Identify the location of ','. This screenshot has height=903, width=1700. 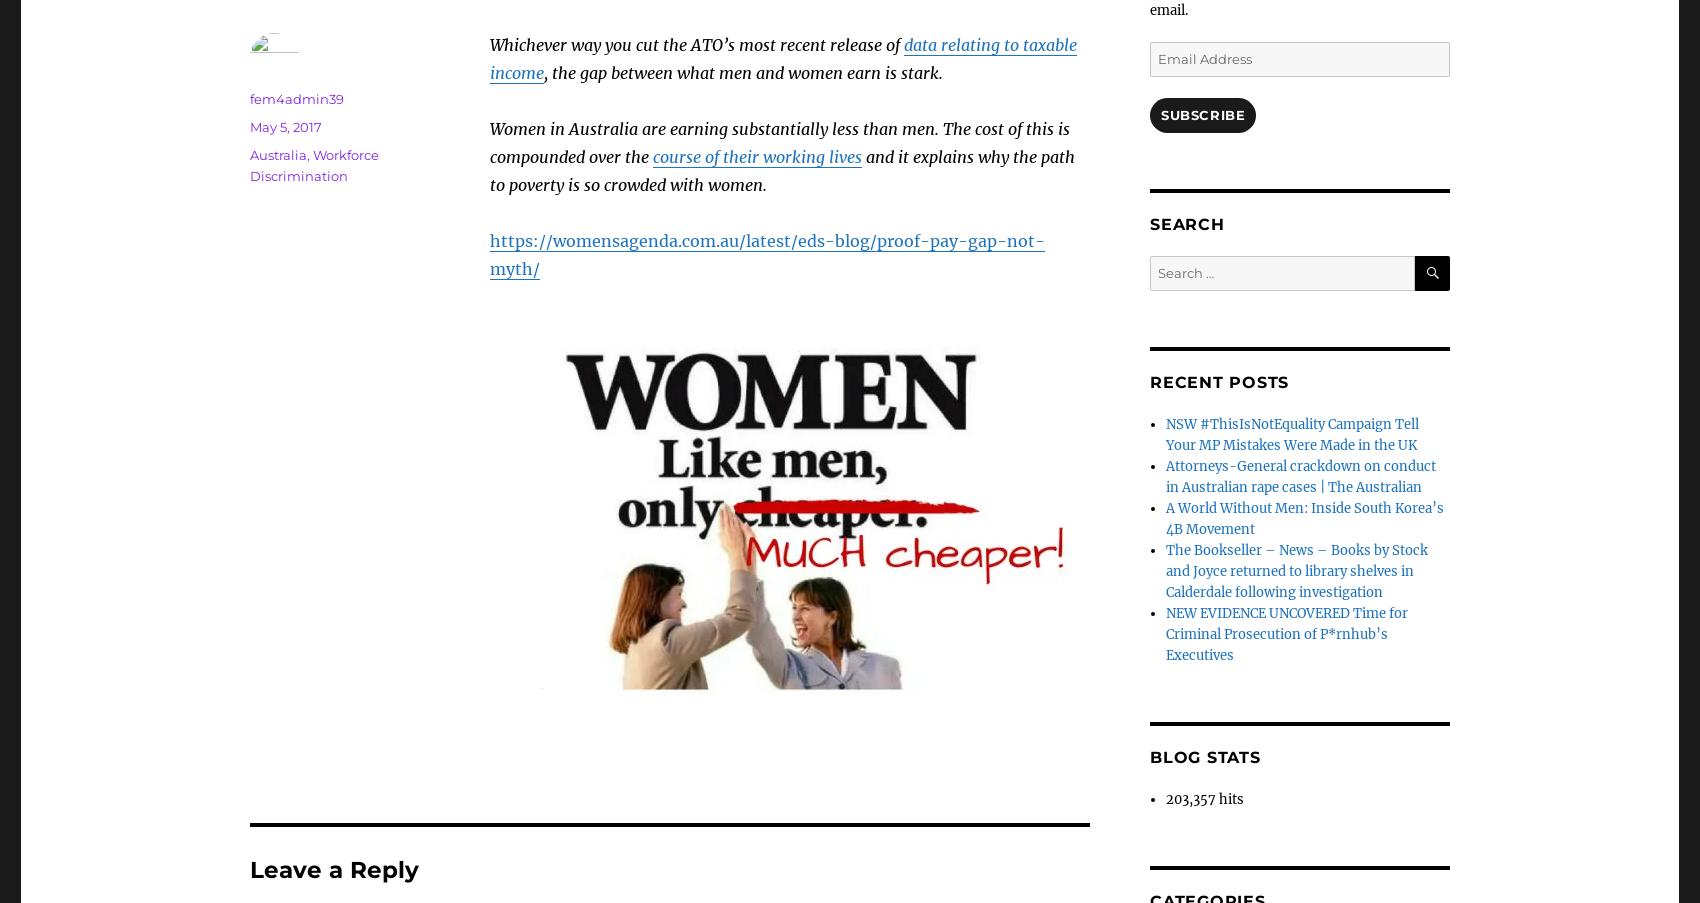
(310, 154).